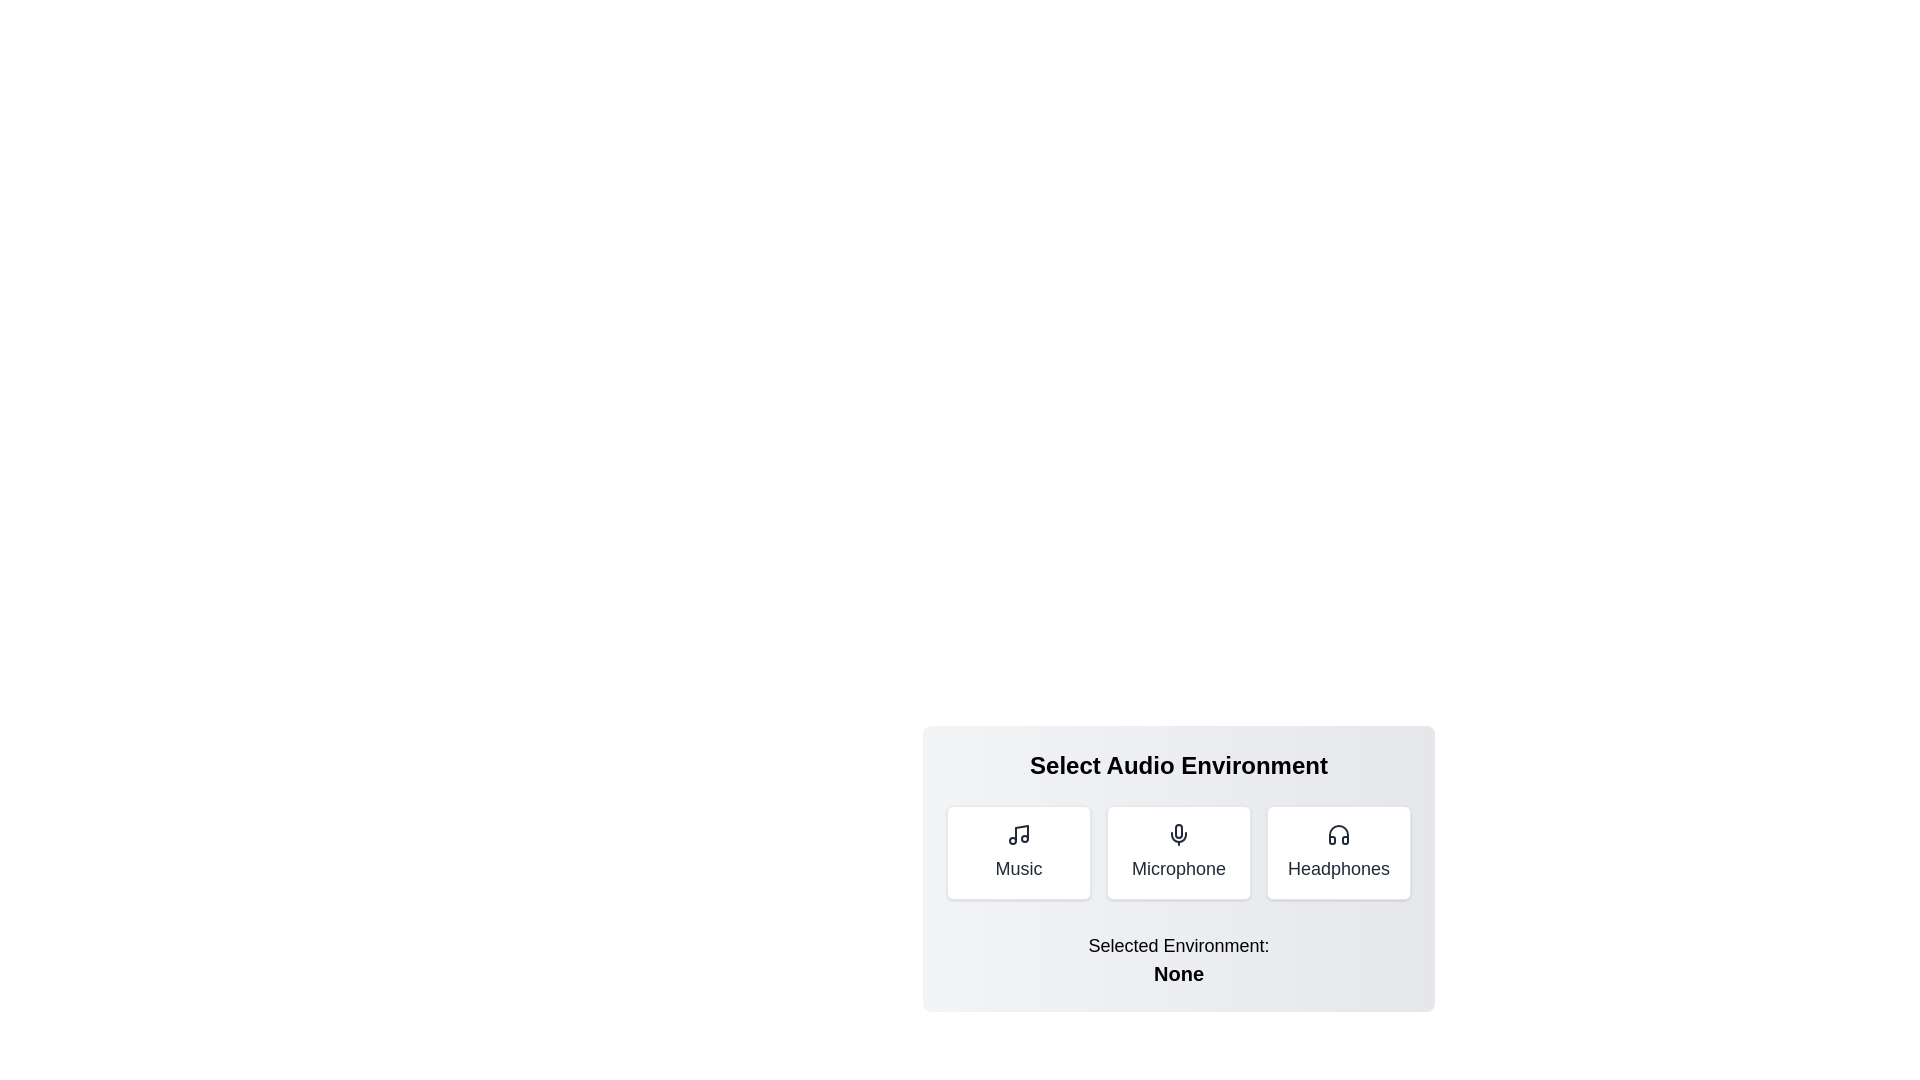 This screenshot has height=1080, width=1920. I want to click on the selection panel located near the bottom-right of the interface, so click(1179, 870).